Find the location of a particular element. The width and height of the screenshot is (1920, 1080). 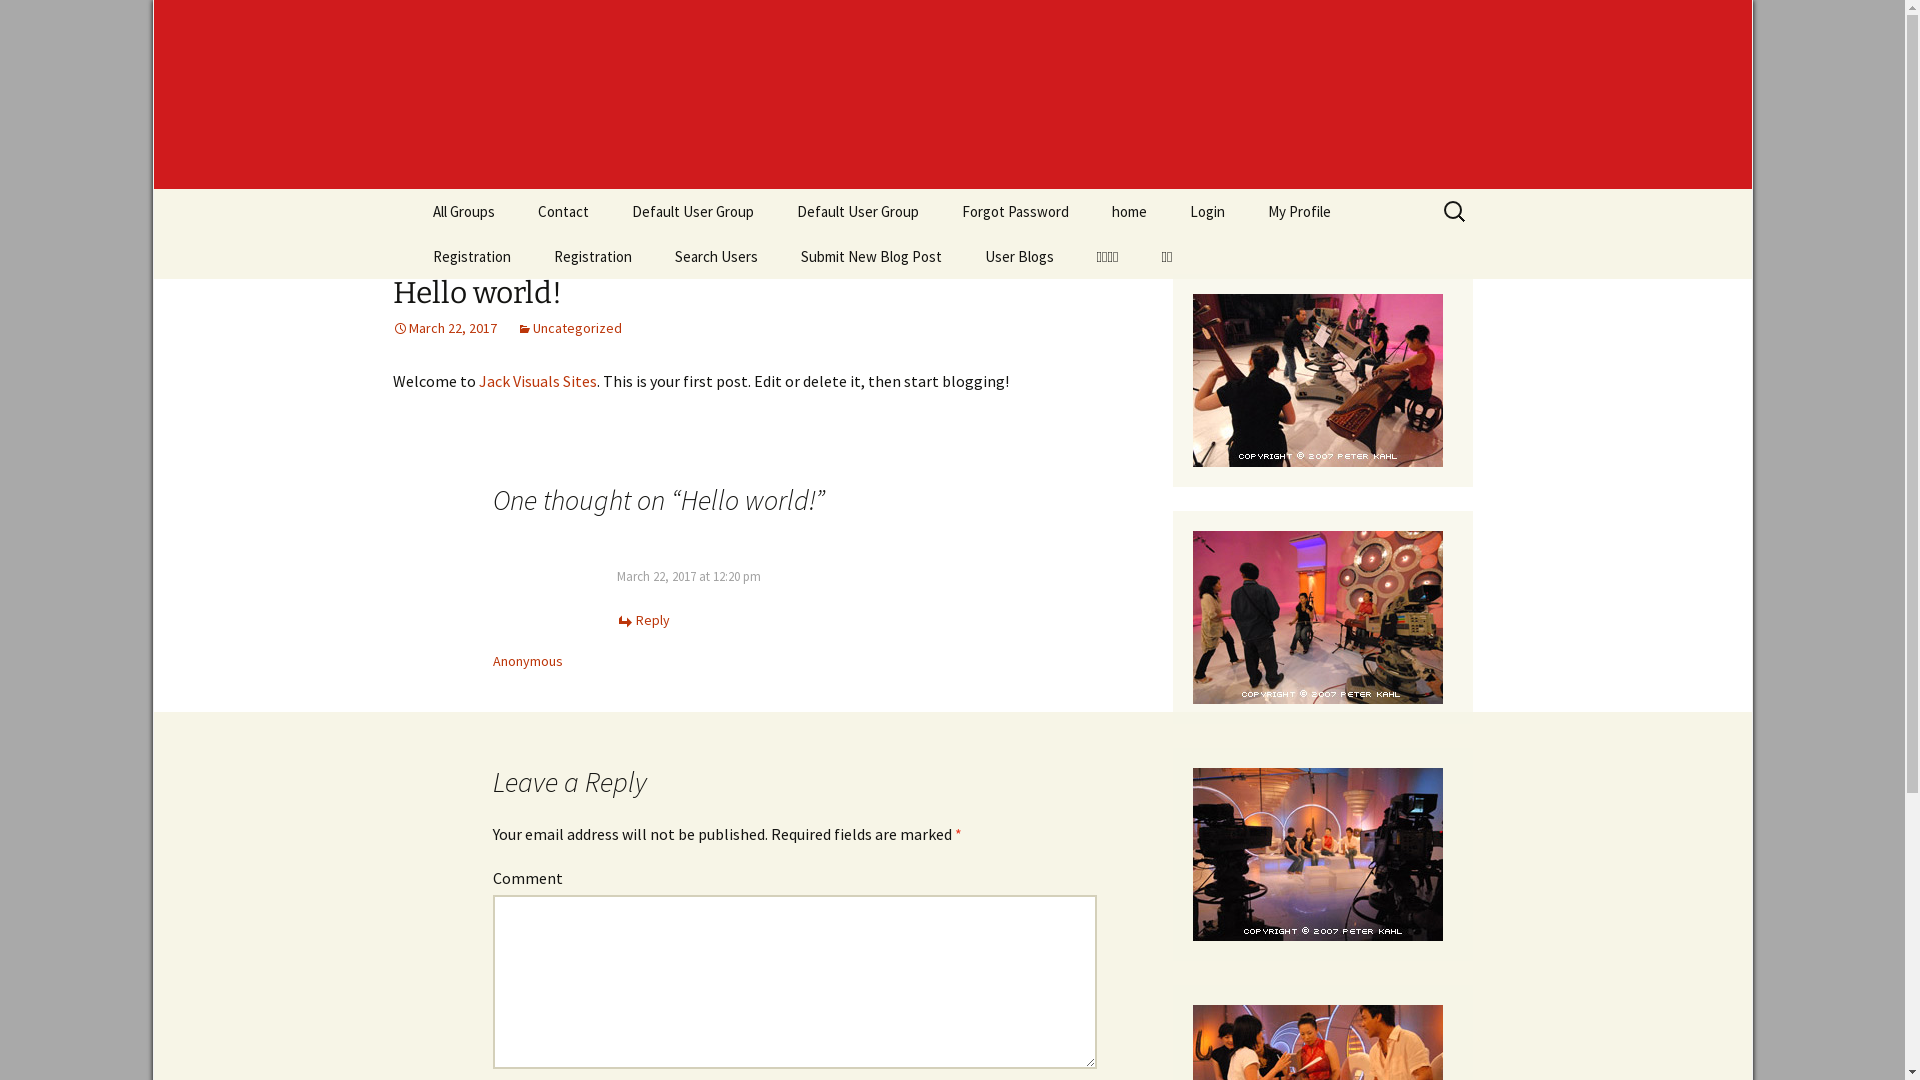

'Contact' is located at coordinates (562, 211).